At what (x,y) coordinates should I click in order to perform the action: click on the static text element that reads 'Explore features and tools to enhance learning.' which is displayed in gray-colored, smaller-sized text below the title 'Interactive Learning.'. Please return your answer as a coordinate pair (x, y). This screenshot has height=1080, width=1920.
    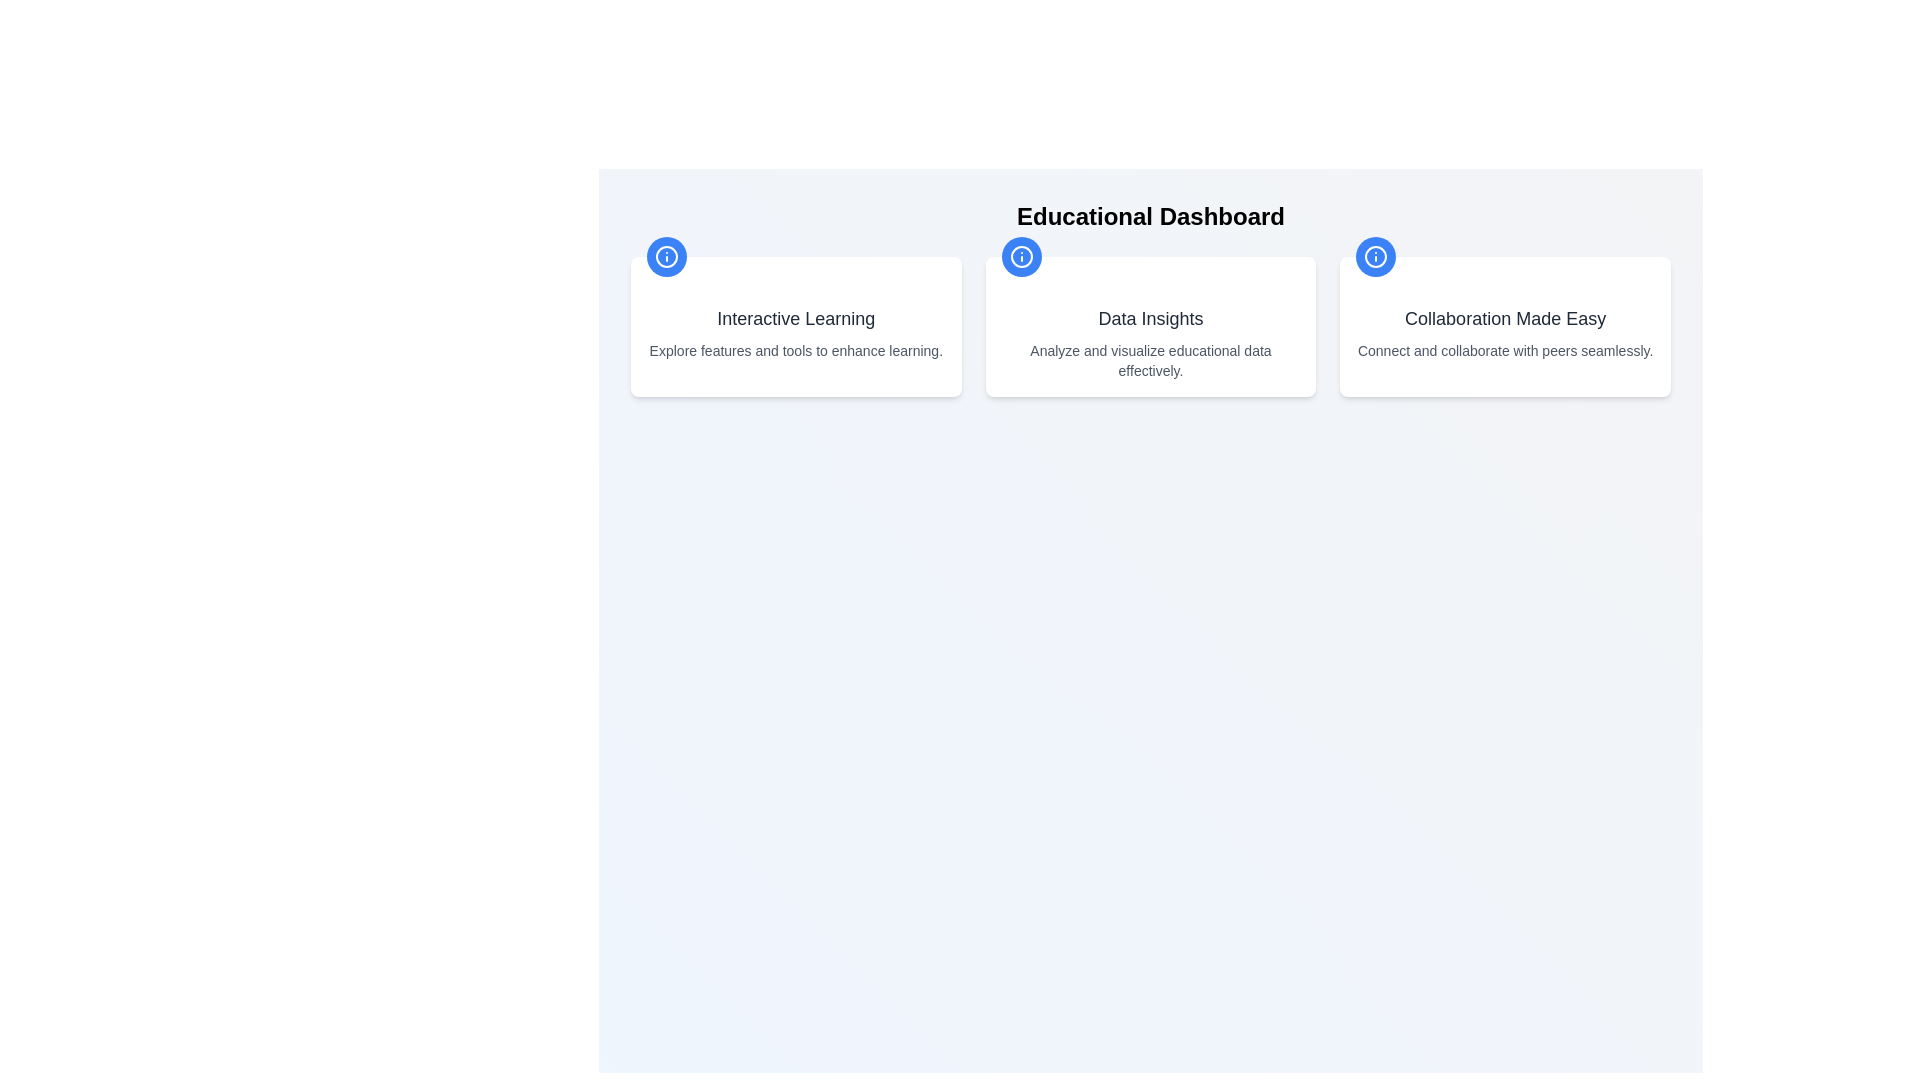
    Looking at the image, I should click on (795, 350).